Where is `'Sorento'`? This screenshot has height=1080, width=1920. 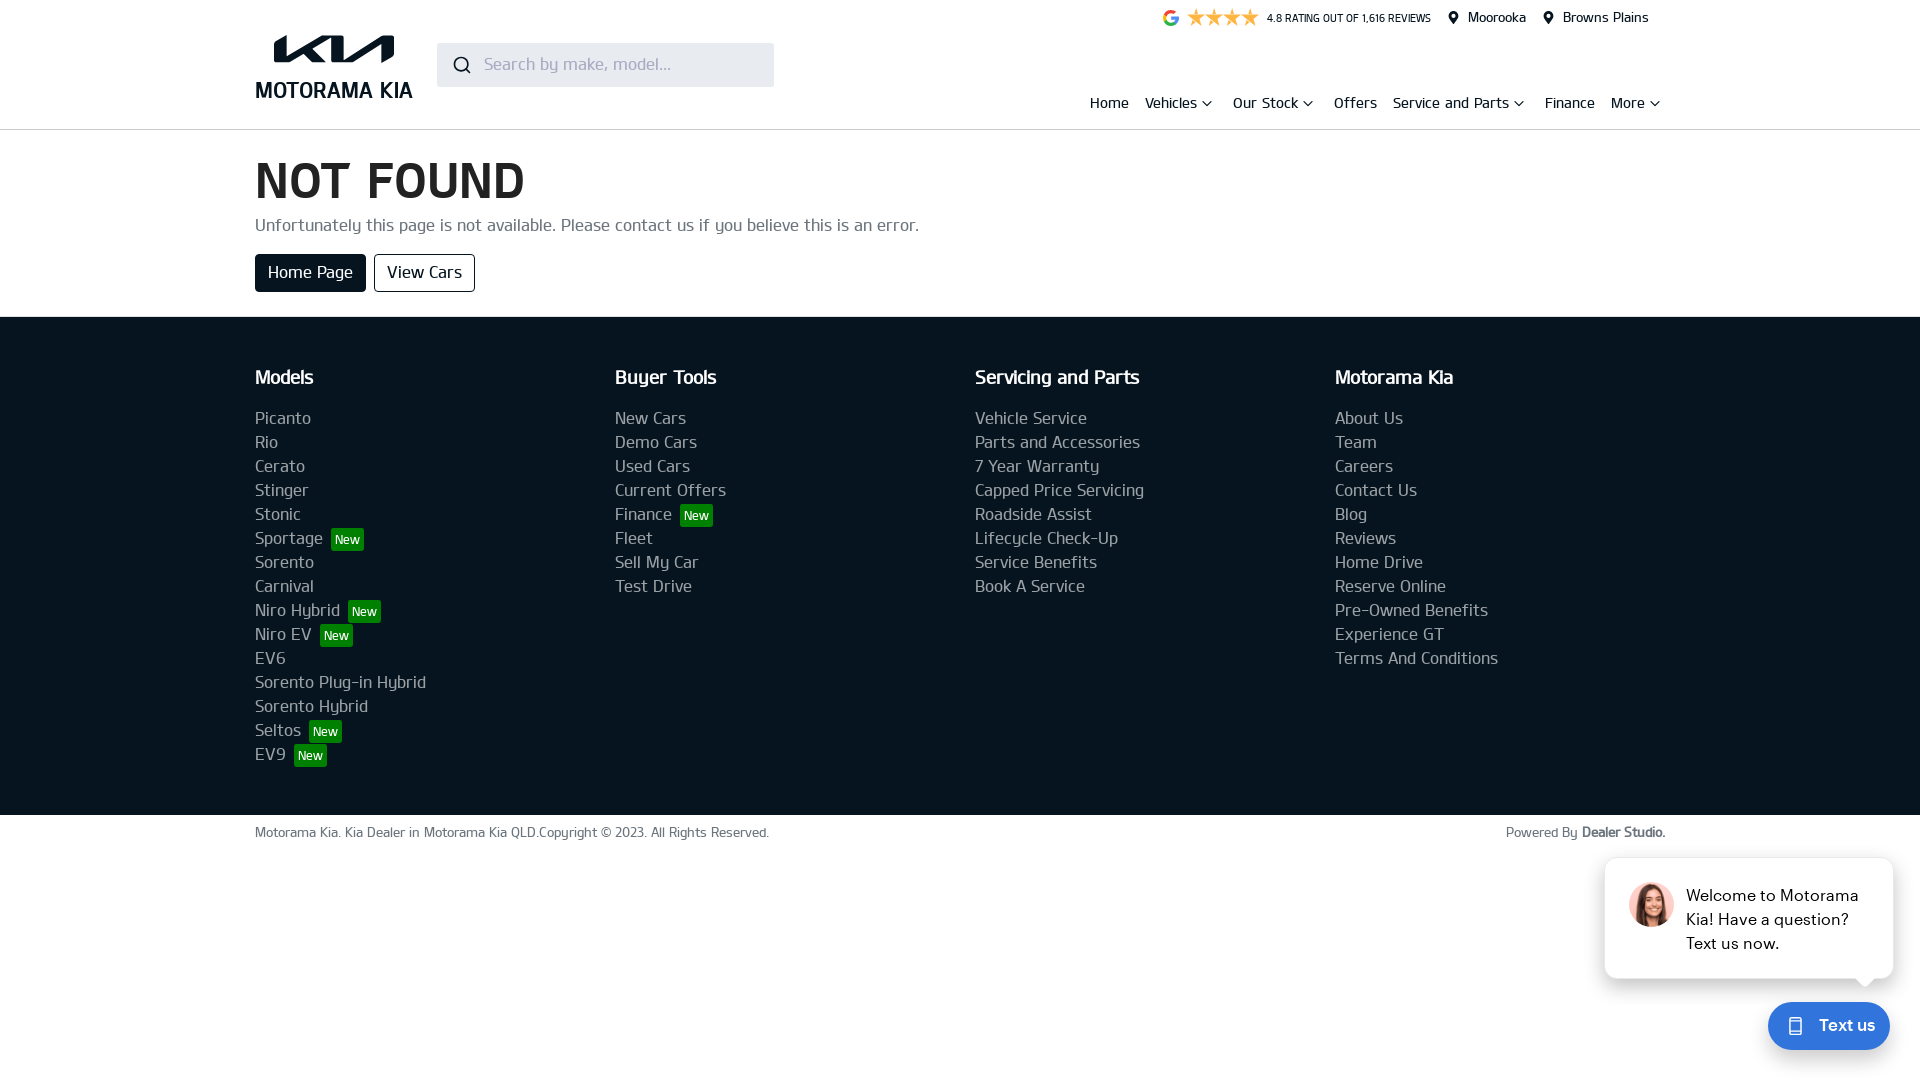
'Sorento' is located at coordinates (283, 562).